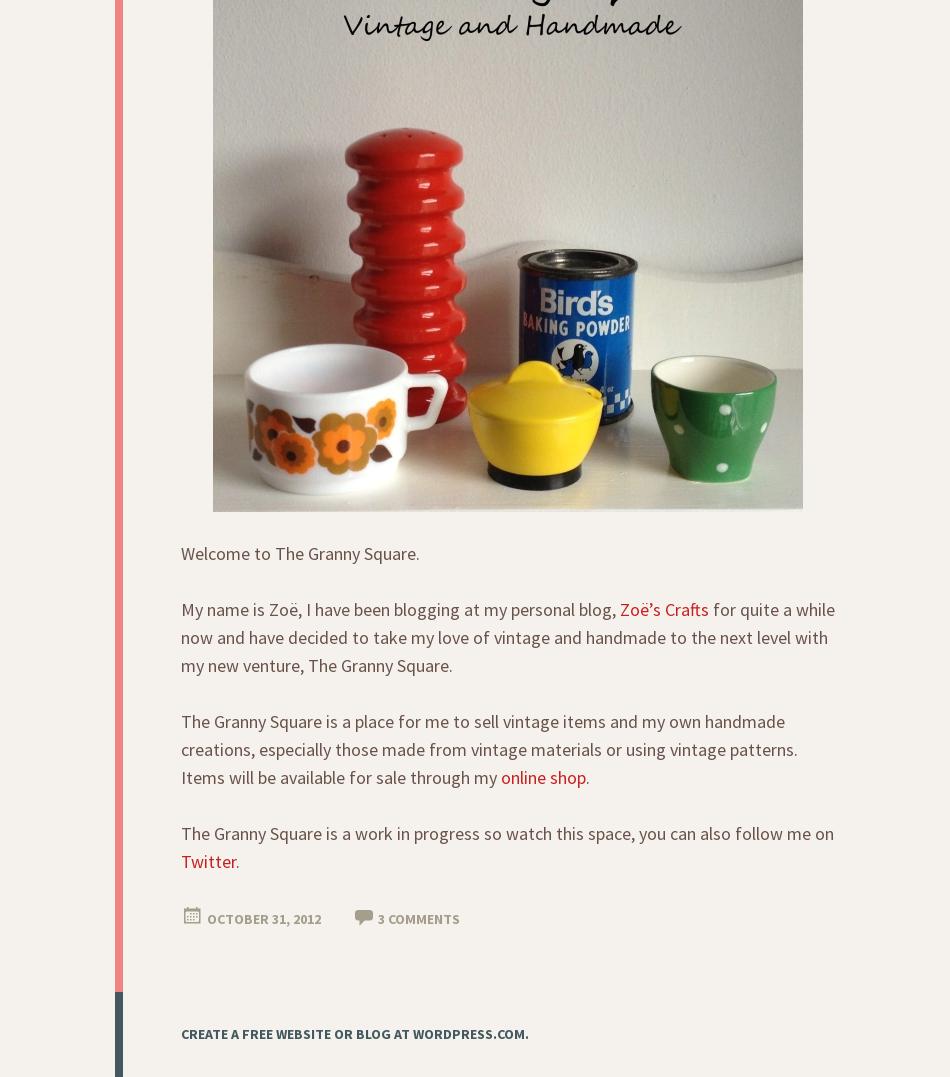  Describe the element at coordinates (507, 832) in the screenshot. I see `'The Granny Square is a work in progress so watch this space, you can also follow me on'` at that location.